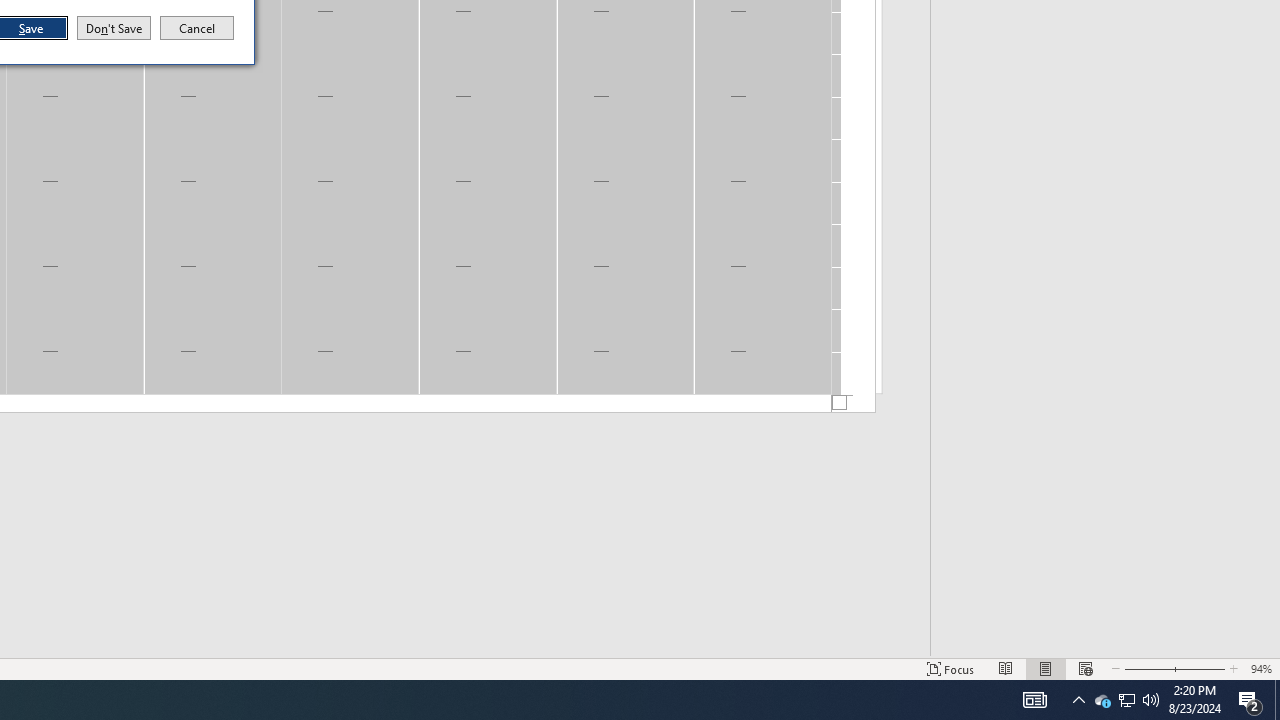 The image size is (1280, 720). What do you see at coordinates (1078, 698) in the screenshot?
I see `'AutomationID: 4105'` at bounding box center [1078, 698].